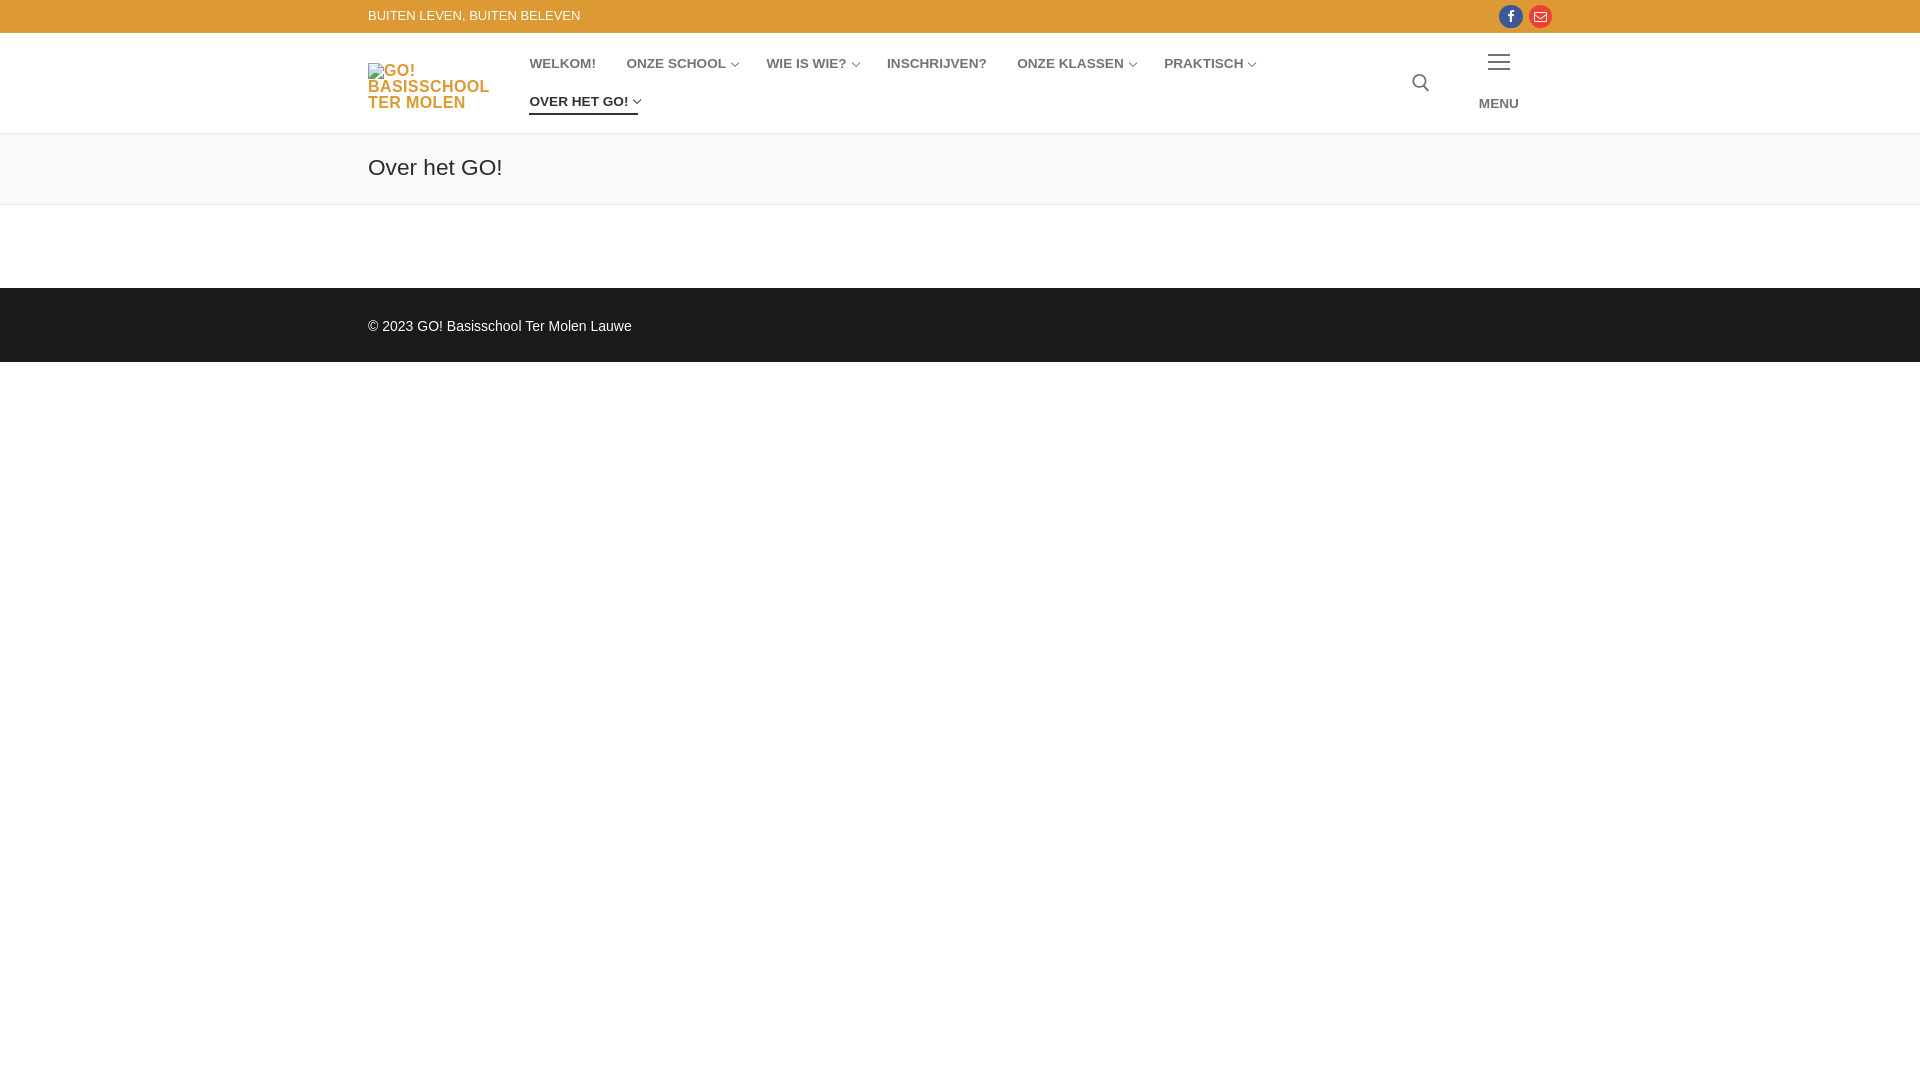 Image resolution: width=1920 pixels, height=1080 pixels. Describe the element at coordinates (560, 63) in the screenshot. I see `'WELKOM!'` at that location.